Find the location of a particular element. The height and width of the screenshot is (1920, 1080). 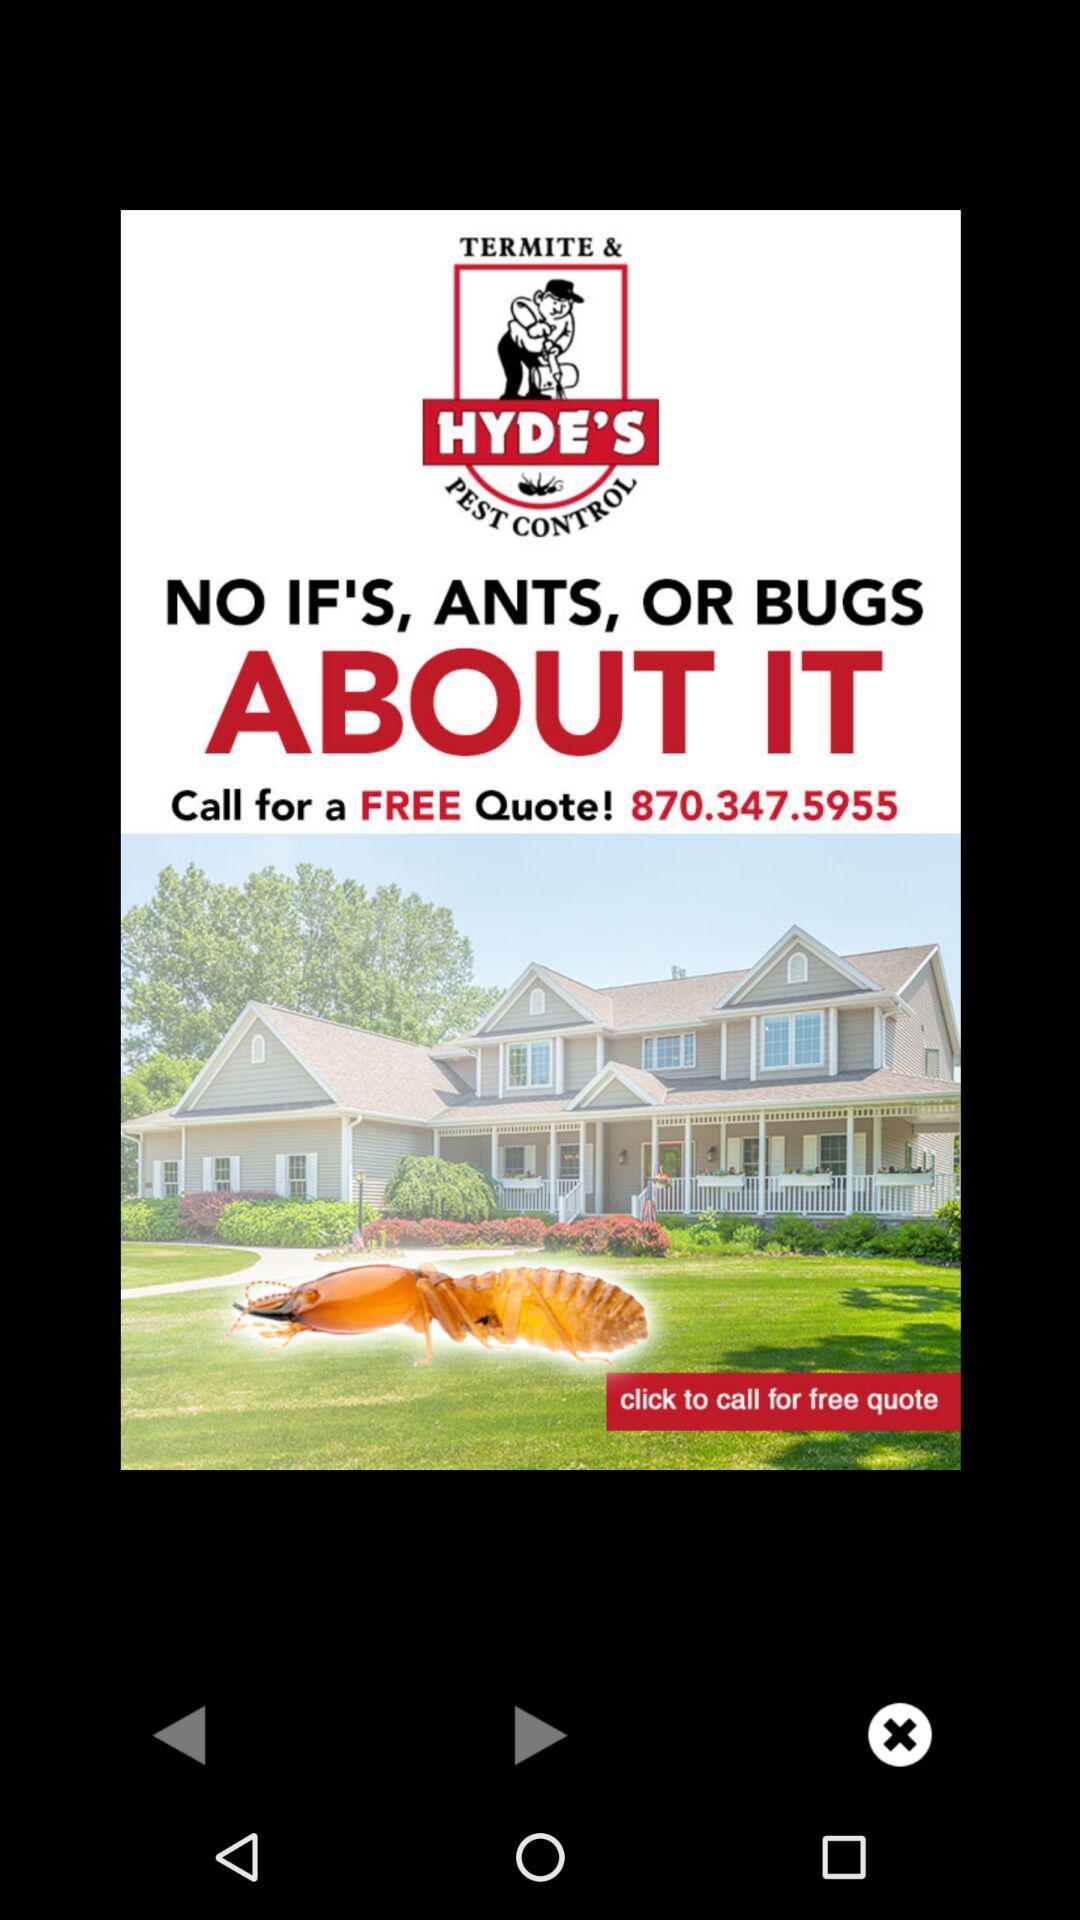

botton is located at coordinates (540, 1733).